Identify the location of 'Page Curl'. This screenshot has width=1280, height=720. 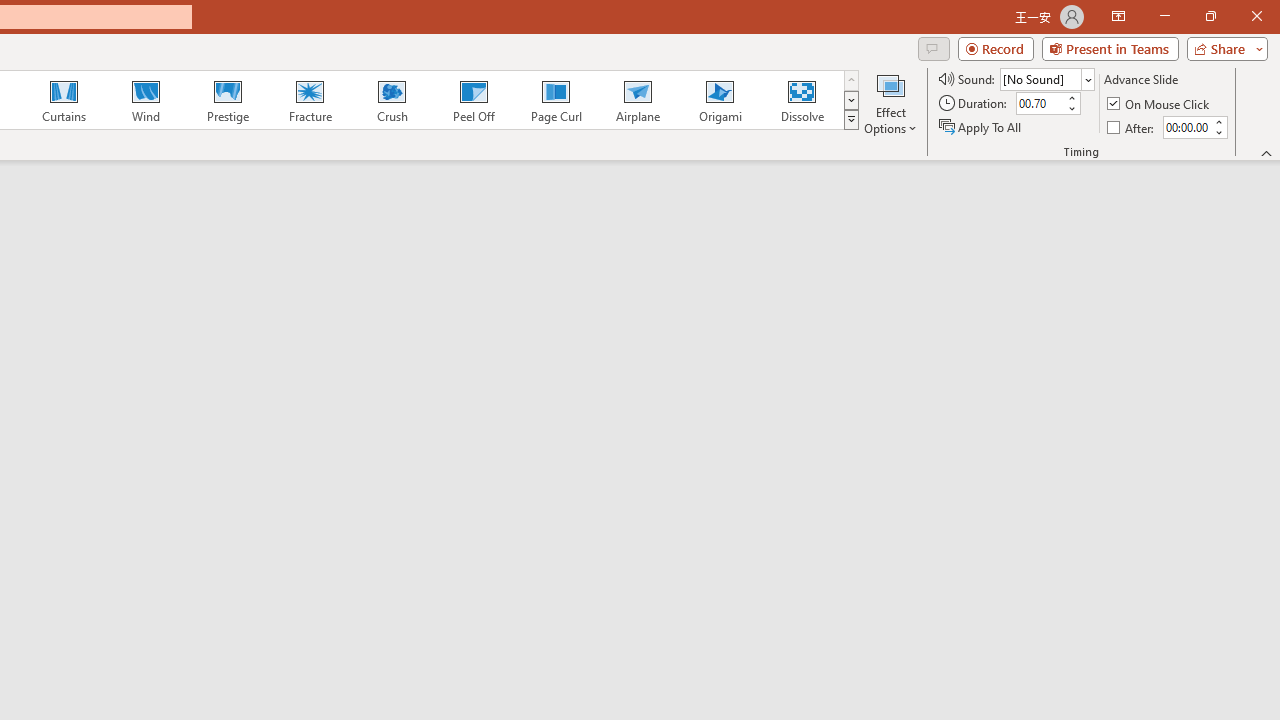
(555, 100).